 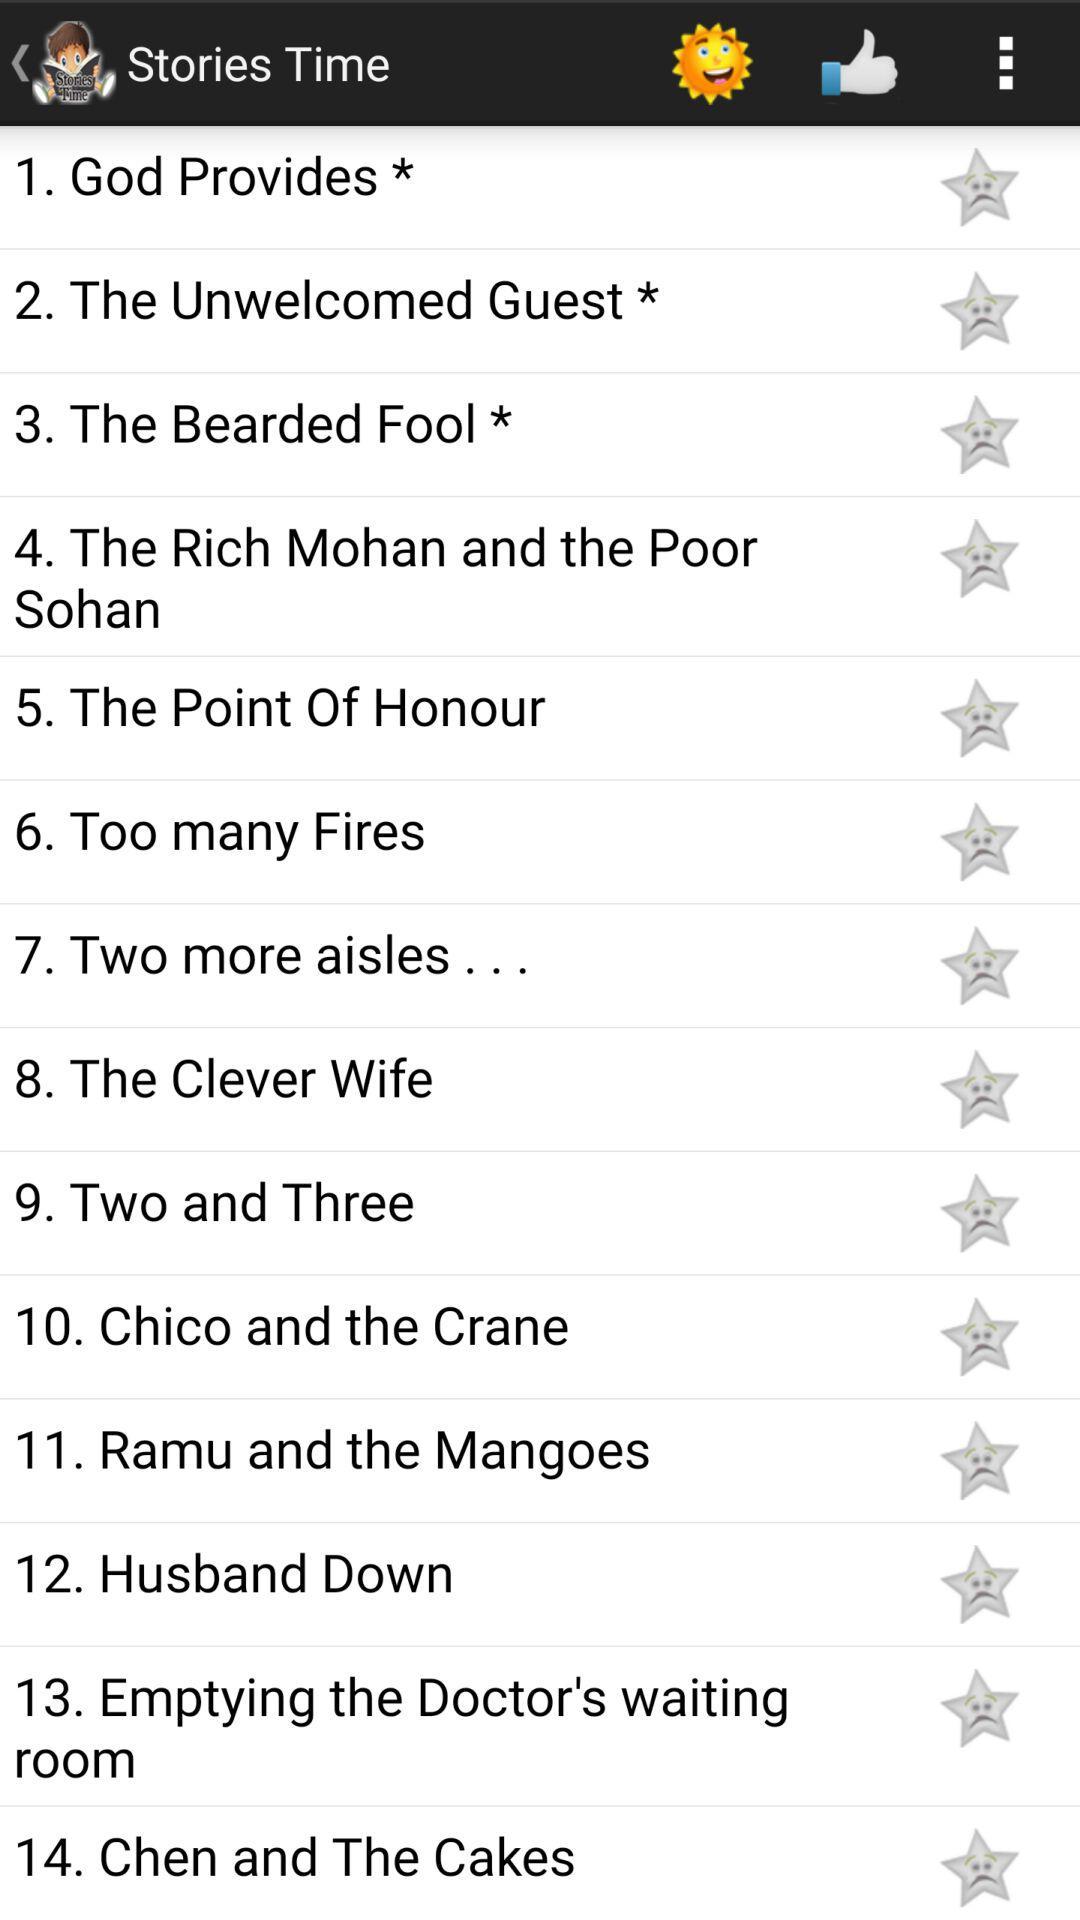 I want to click on 12. husband down, so click(x=452, y=1570).